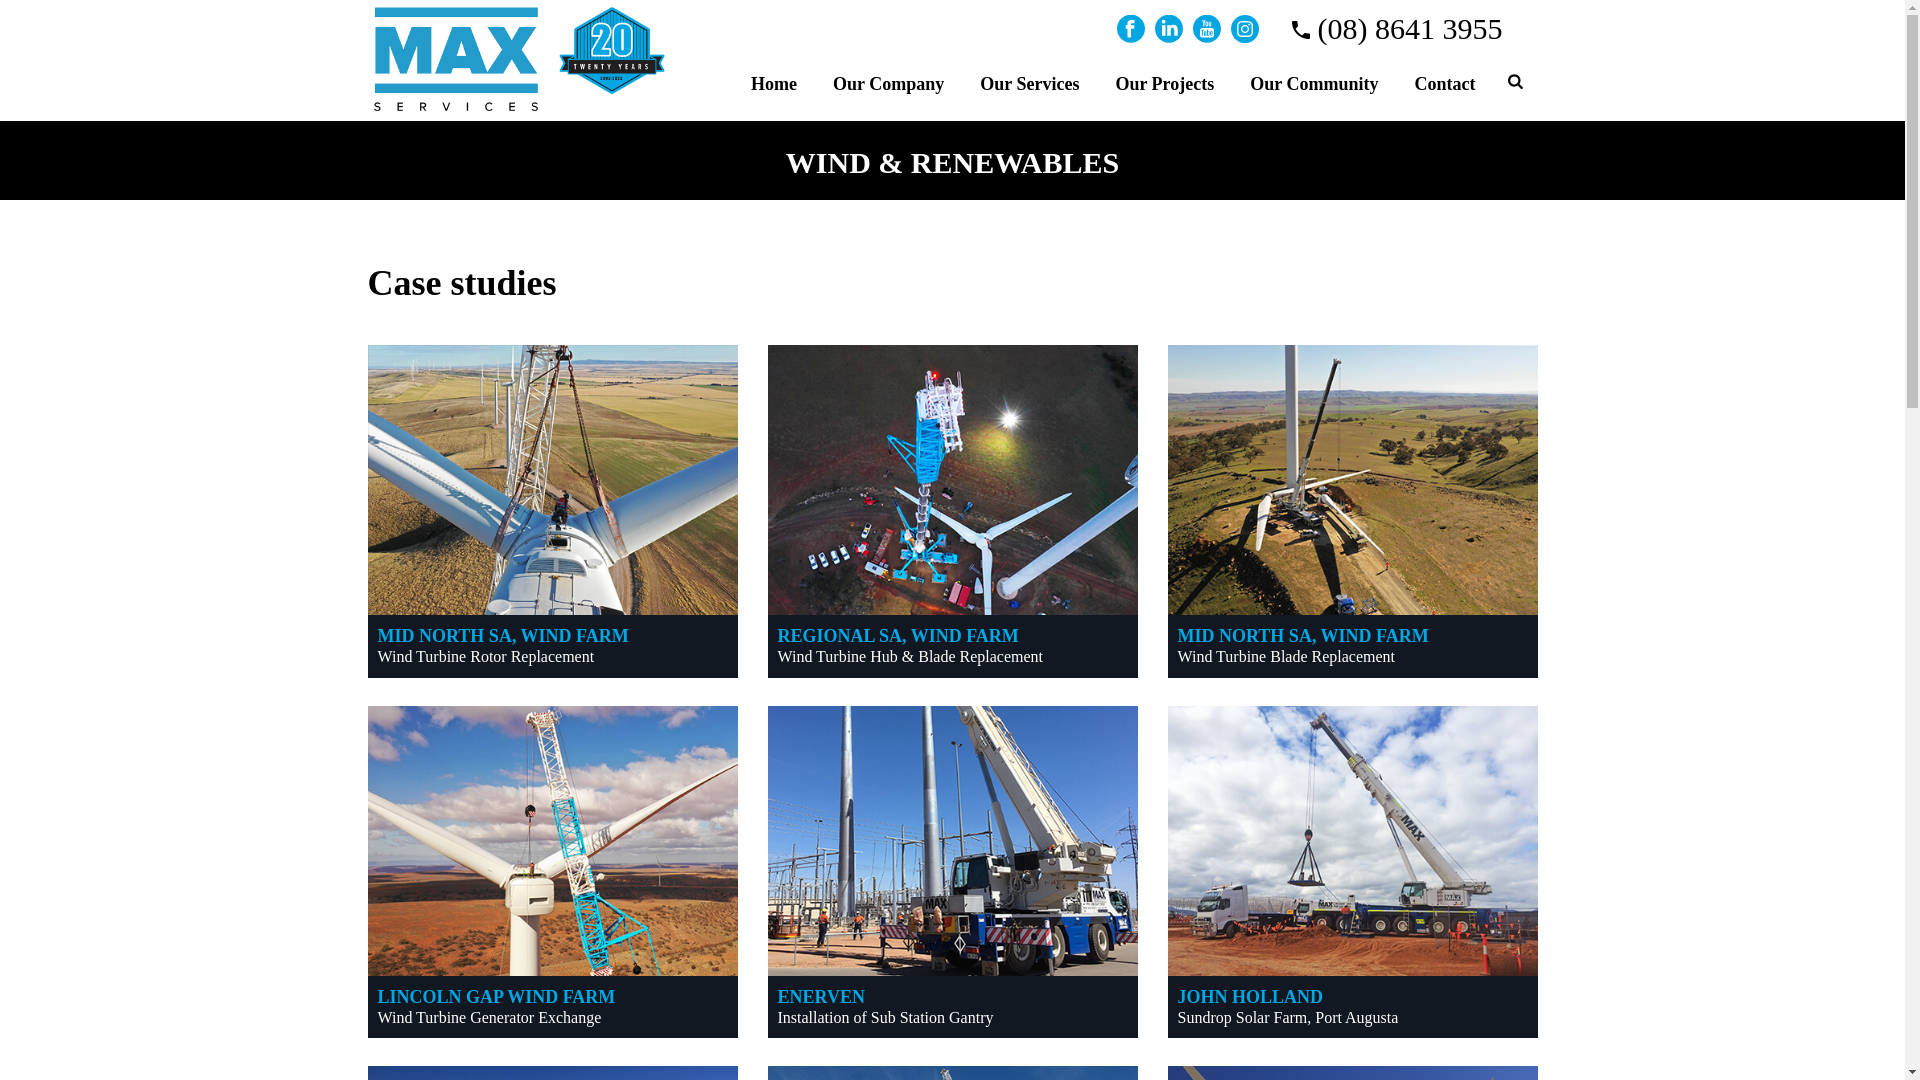 The height and width of the screenshot is (1080, 1920). I want to click on 'Wind Turbine Blade Replacement', so click(1286, 656).